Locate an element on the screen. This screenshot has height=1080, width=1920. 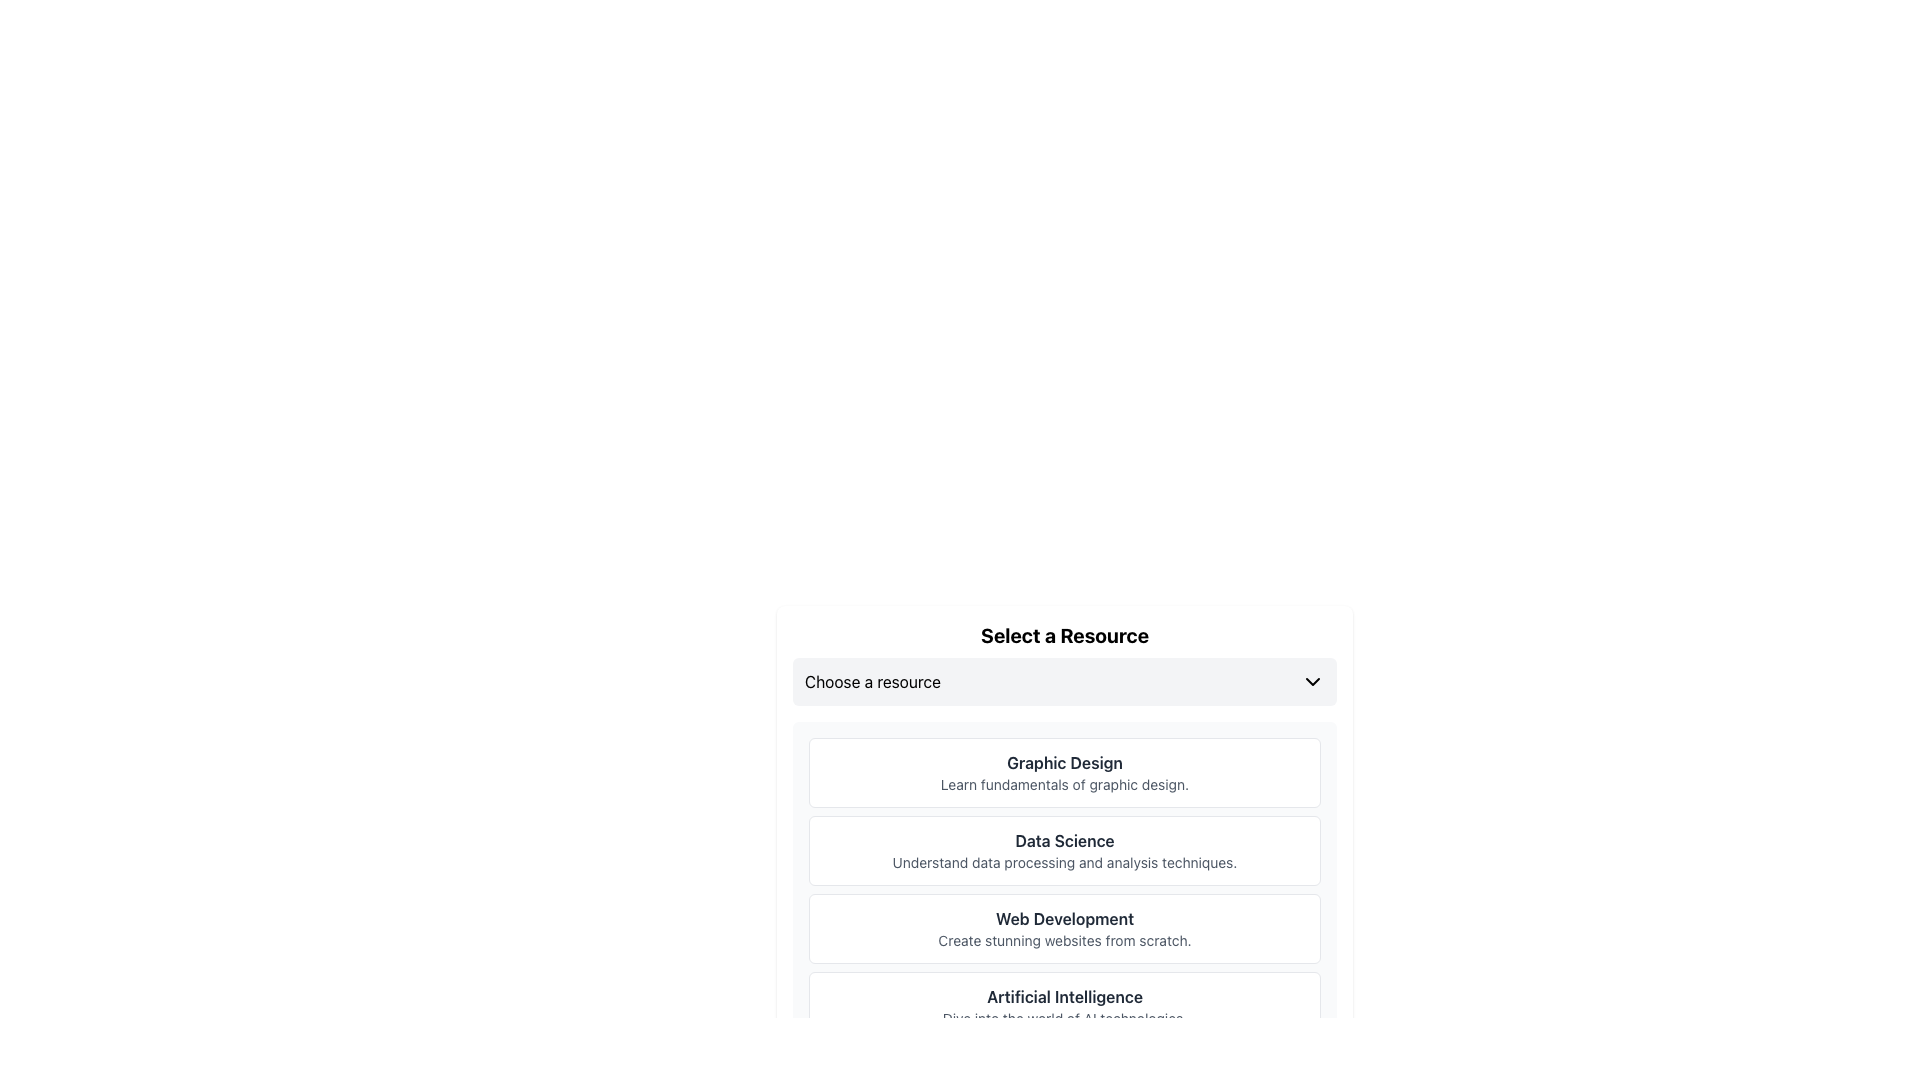
the 'Web Development' option selector tile, which is the third selectable item in a vertical list of categories is located at coordinates (1064, 929).